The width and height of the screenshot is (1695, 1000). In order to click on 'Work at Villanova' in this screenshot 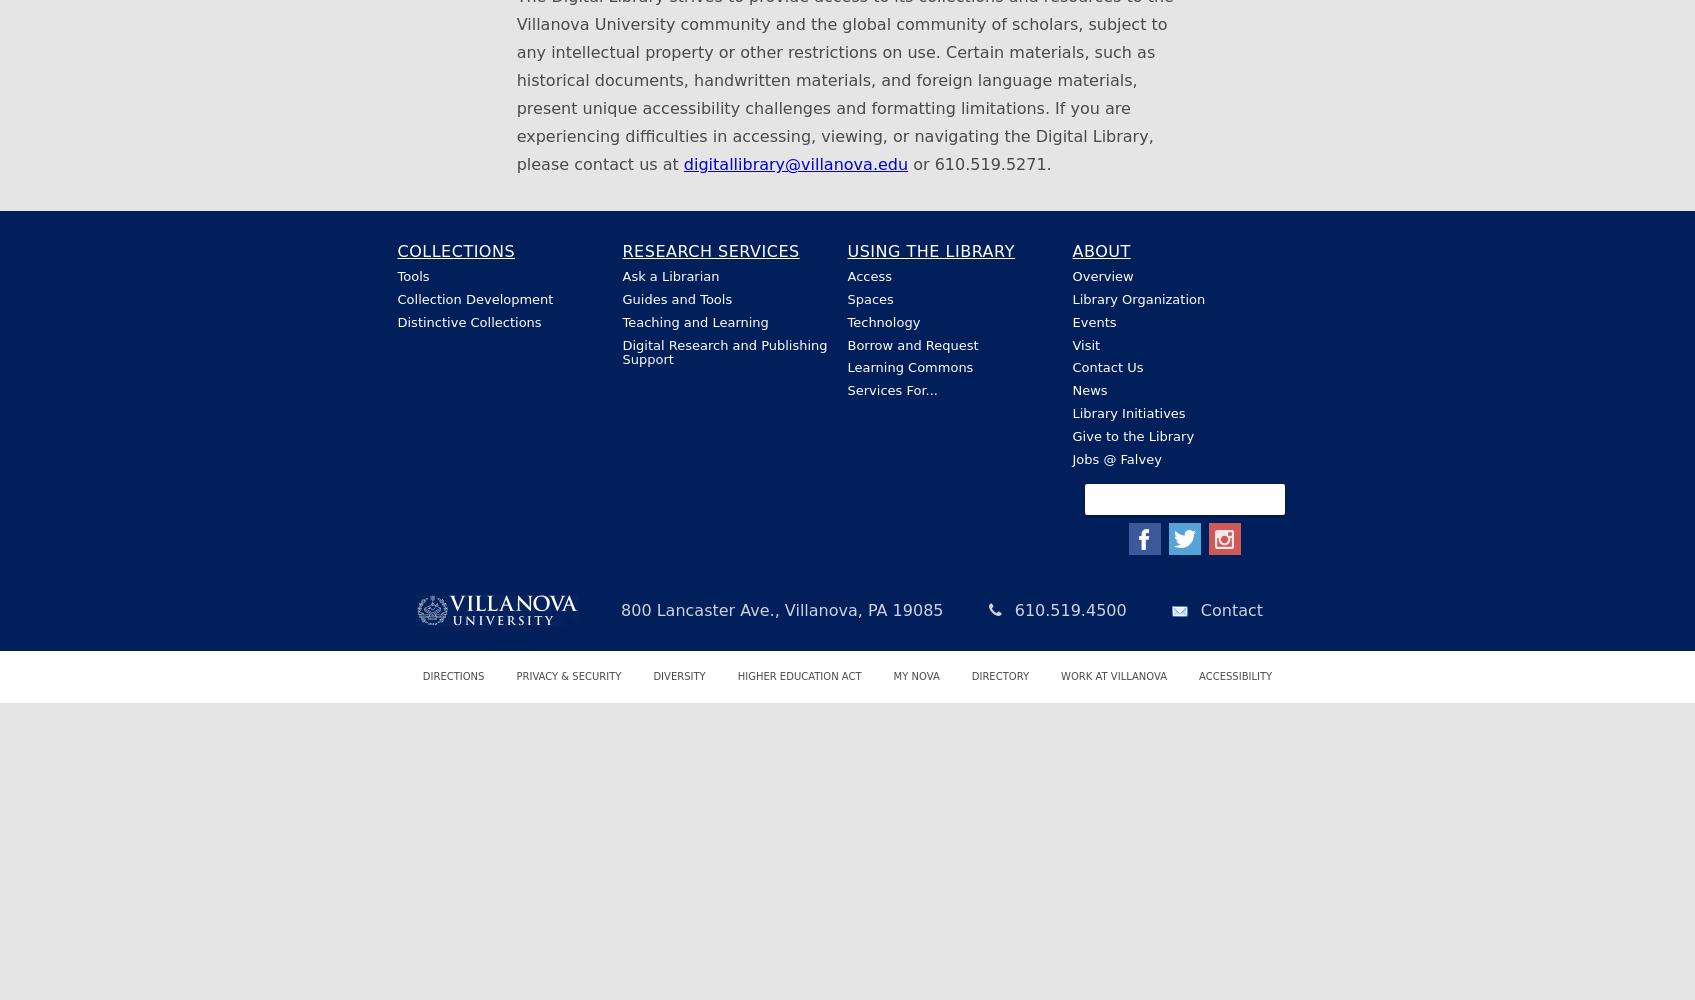, I will do `click(1112, 676)`.